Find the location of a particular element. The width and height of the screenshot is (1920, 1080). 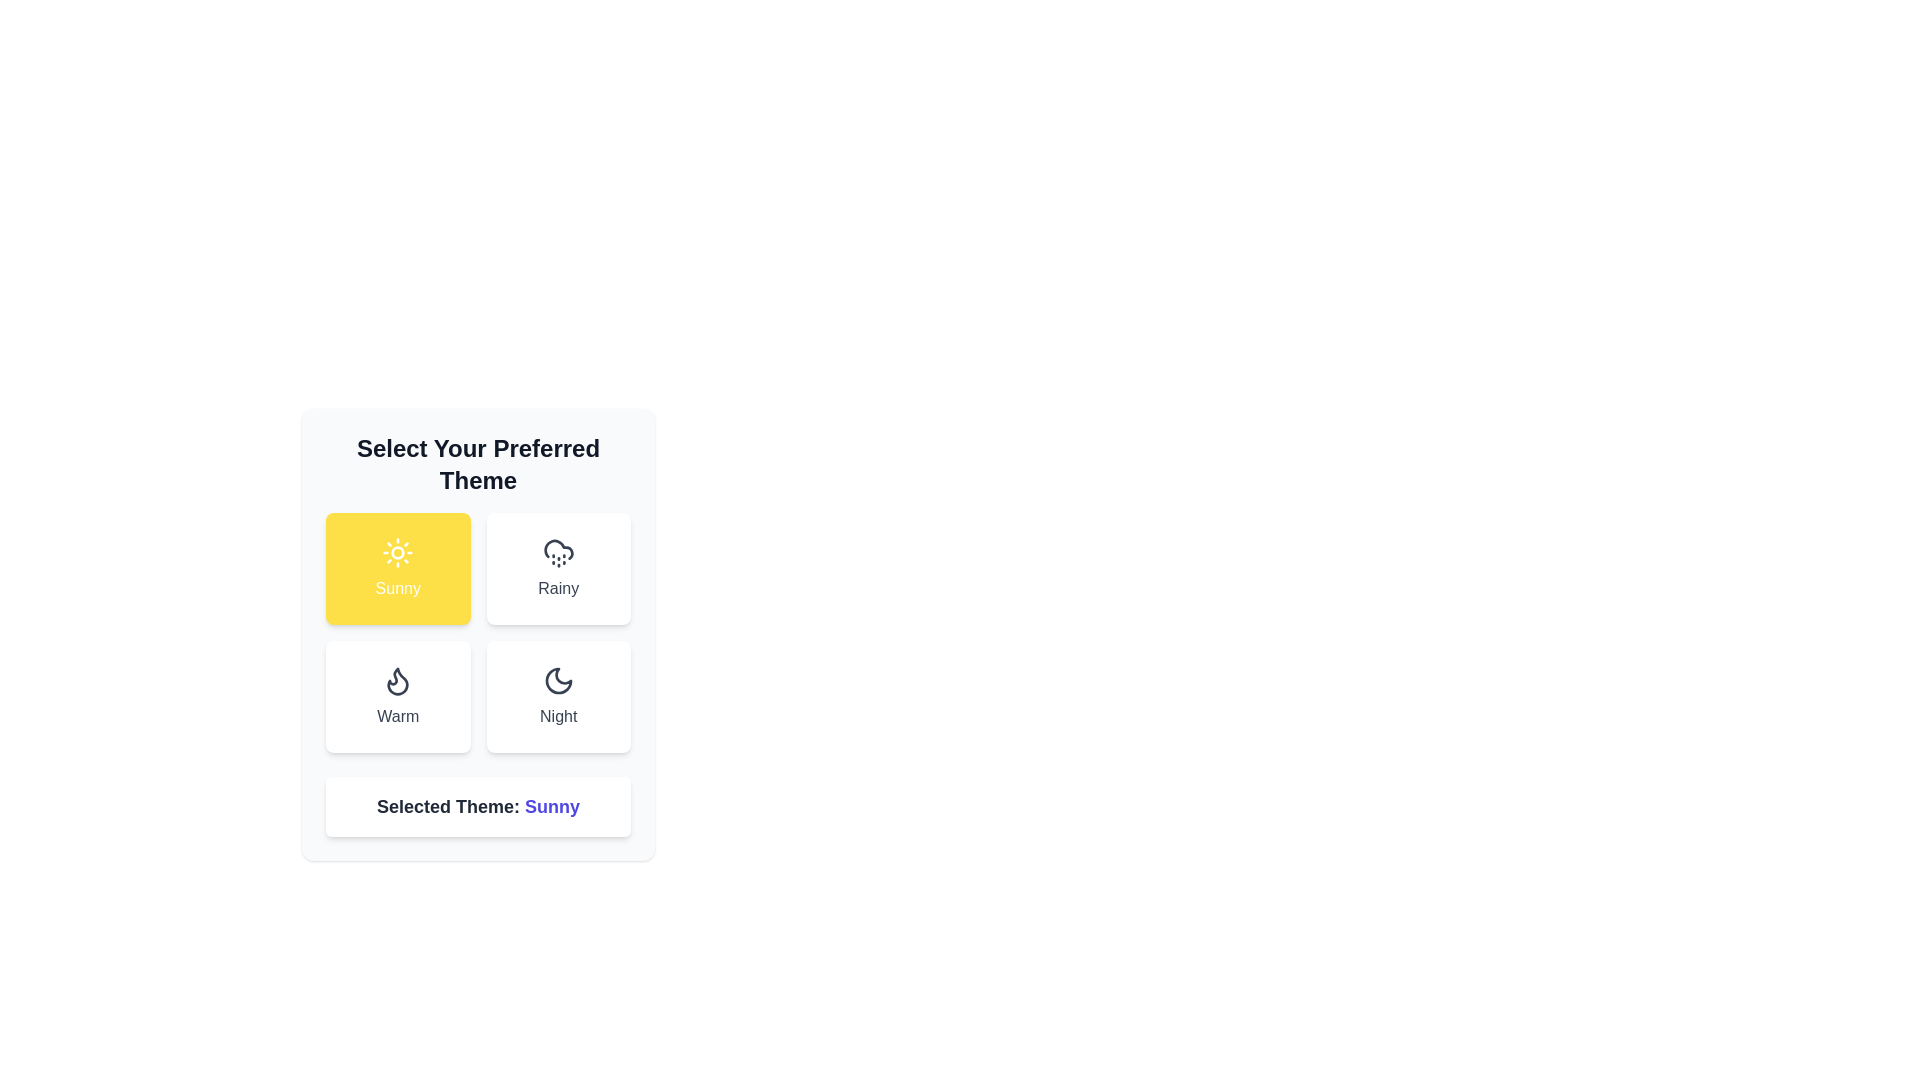

the theme button labeled Night to select it is located at coordinates (558, 696).